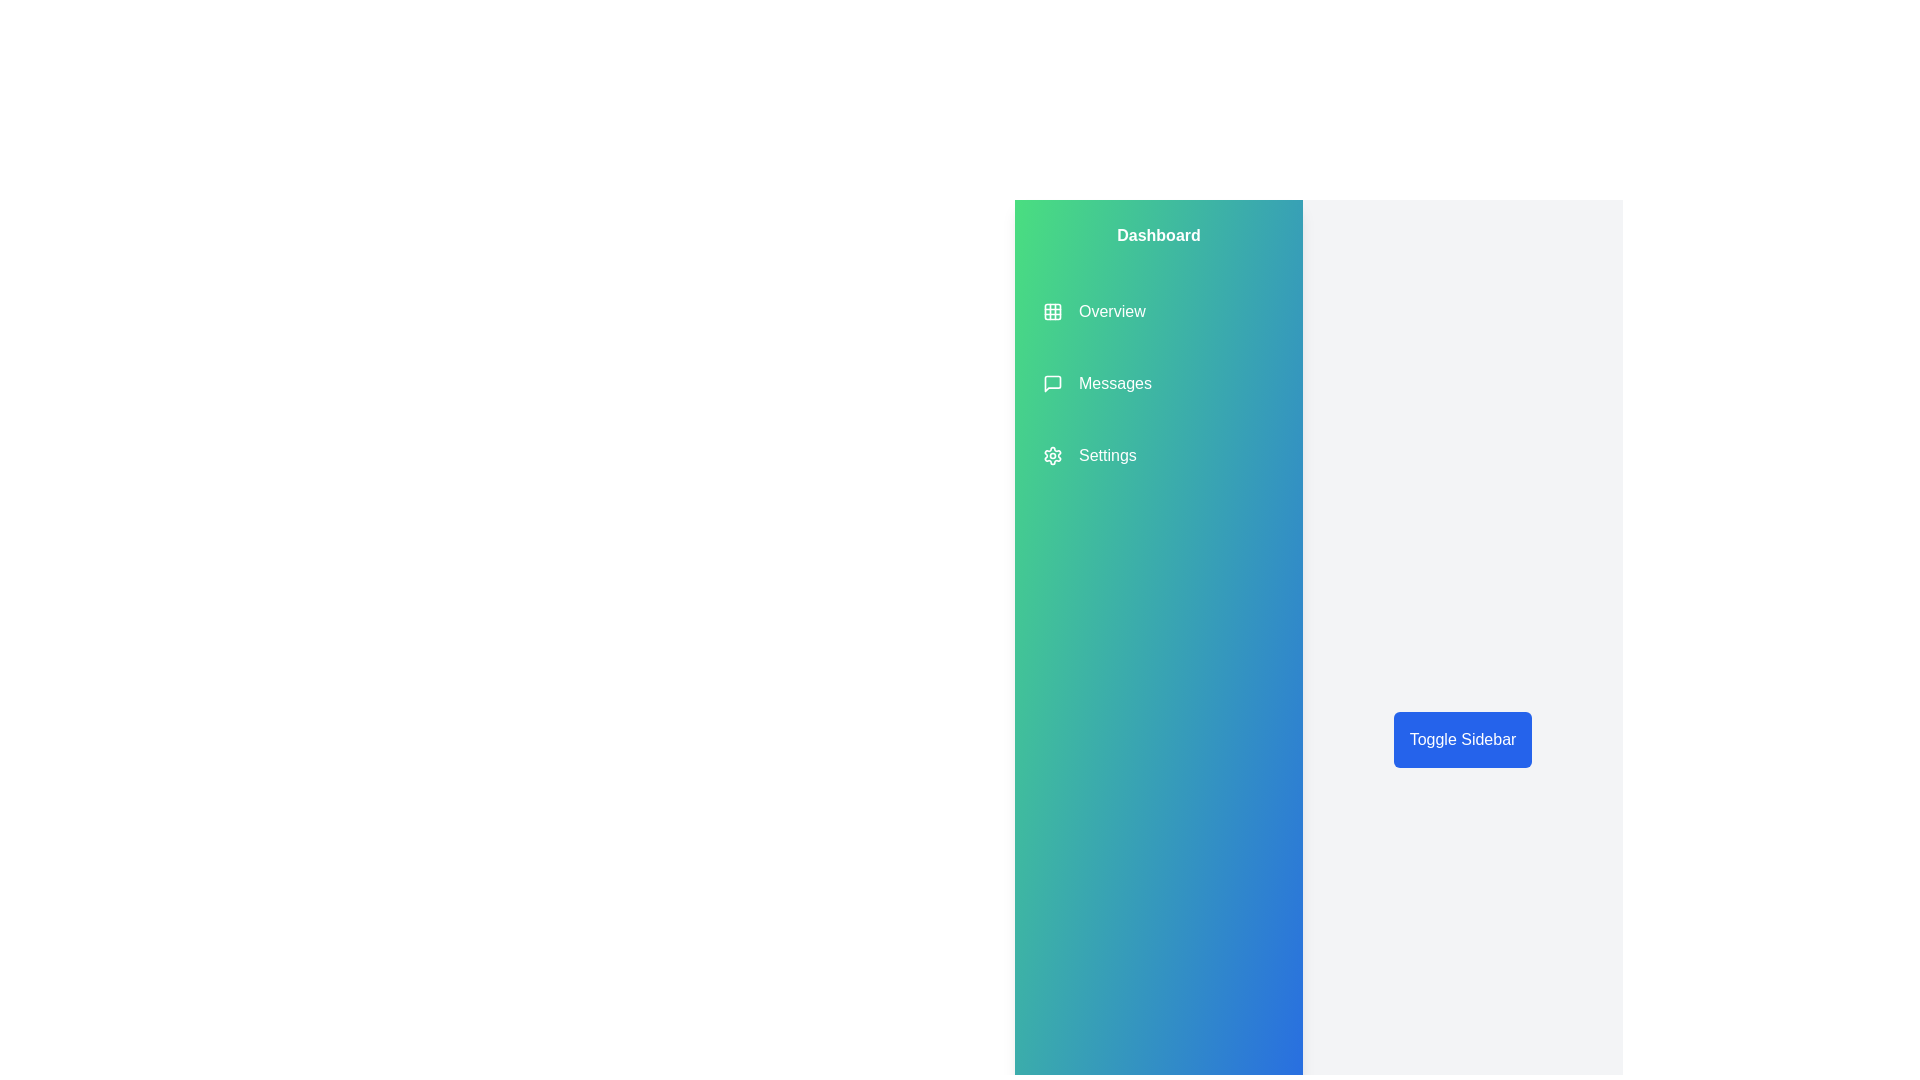  I want to click on the 'Messages' button in the sidebar, so click(1096, 384).